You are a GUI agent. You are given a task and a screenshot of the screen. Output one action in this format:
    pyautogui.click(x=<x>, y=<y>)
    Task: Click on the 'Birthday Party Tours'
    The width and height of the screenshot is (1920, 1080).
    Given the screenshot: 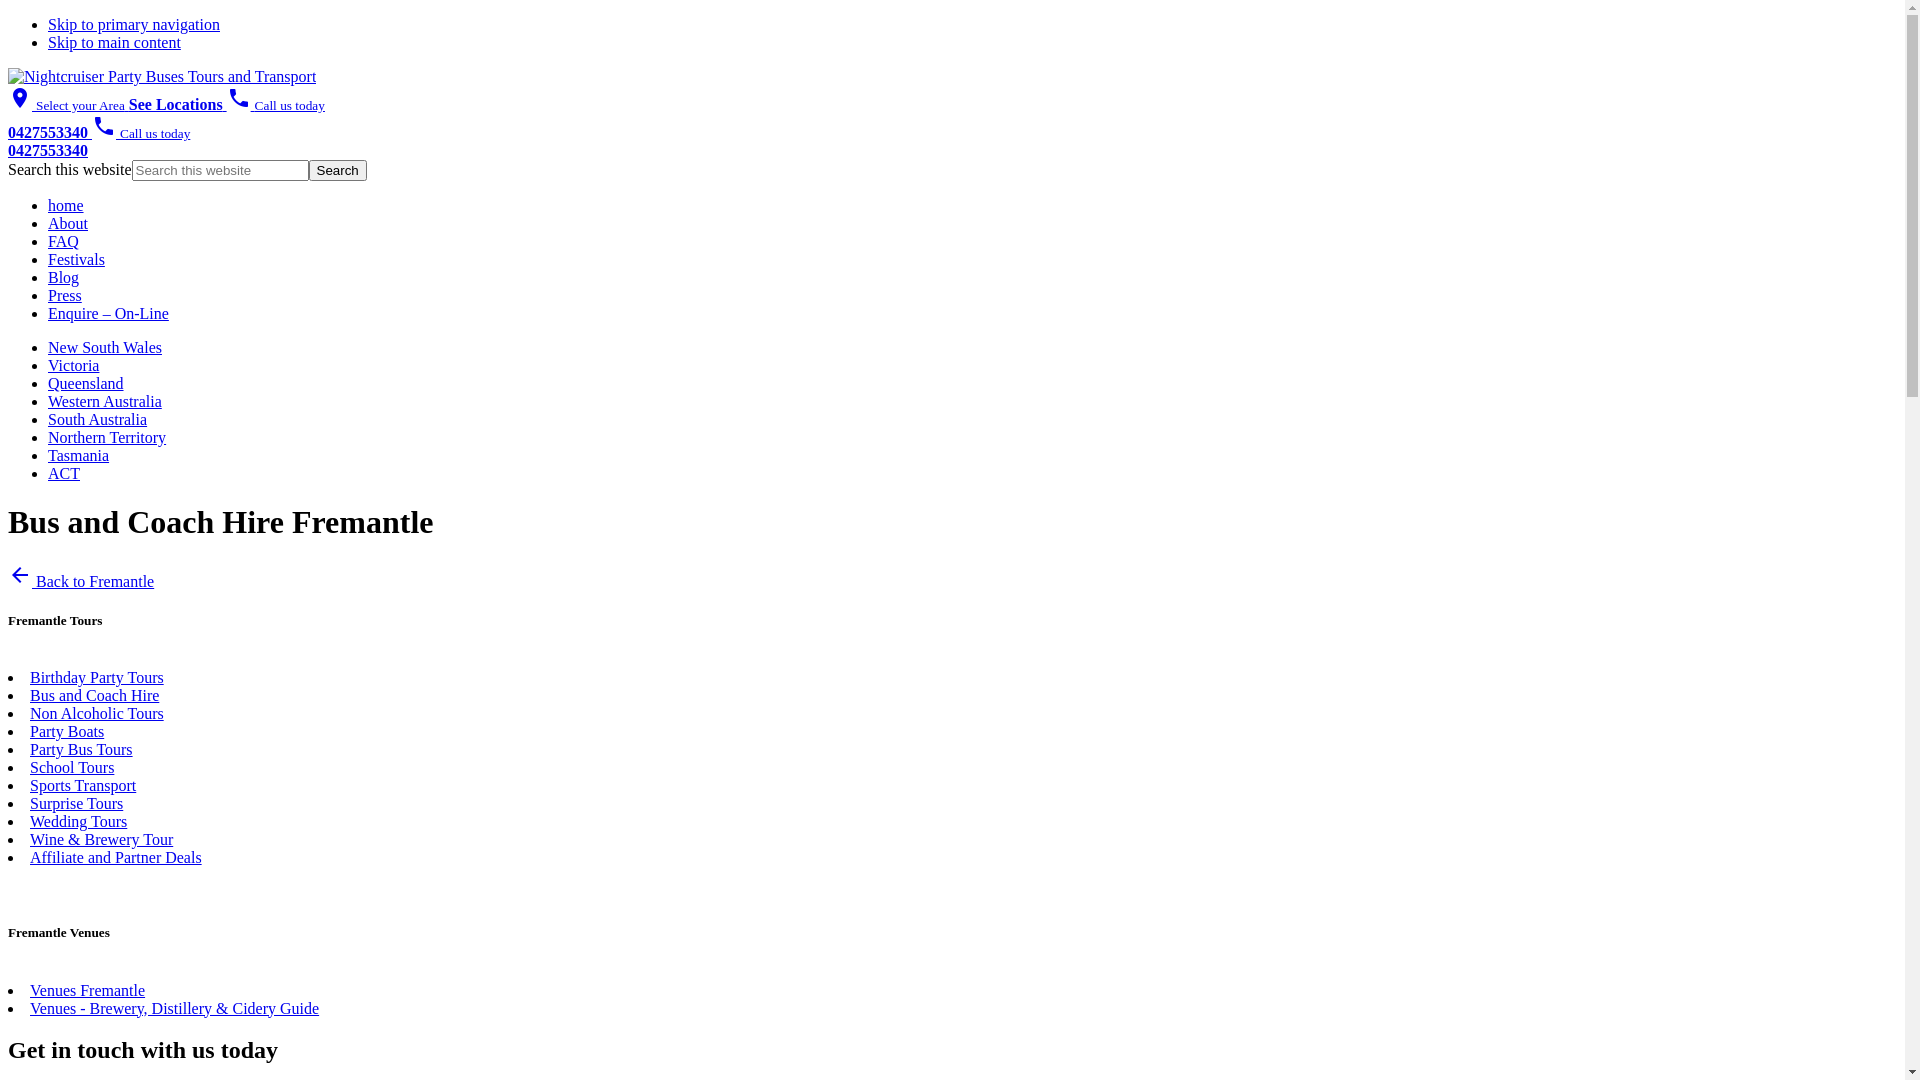 What is the action you would take?
    pyautogui.click(x=95, y=676)
    